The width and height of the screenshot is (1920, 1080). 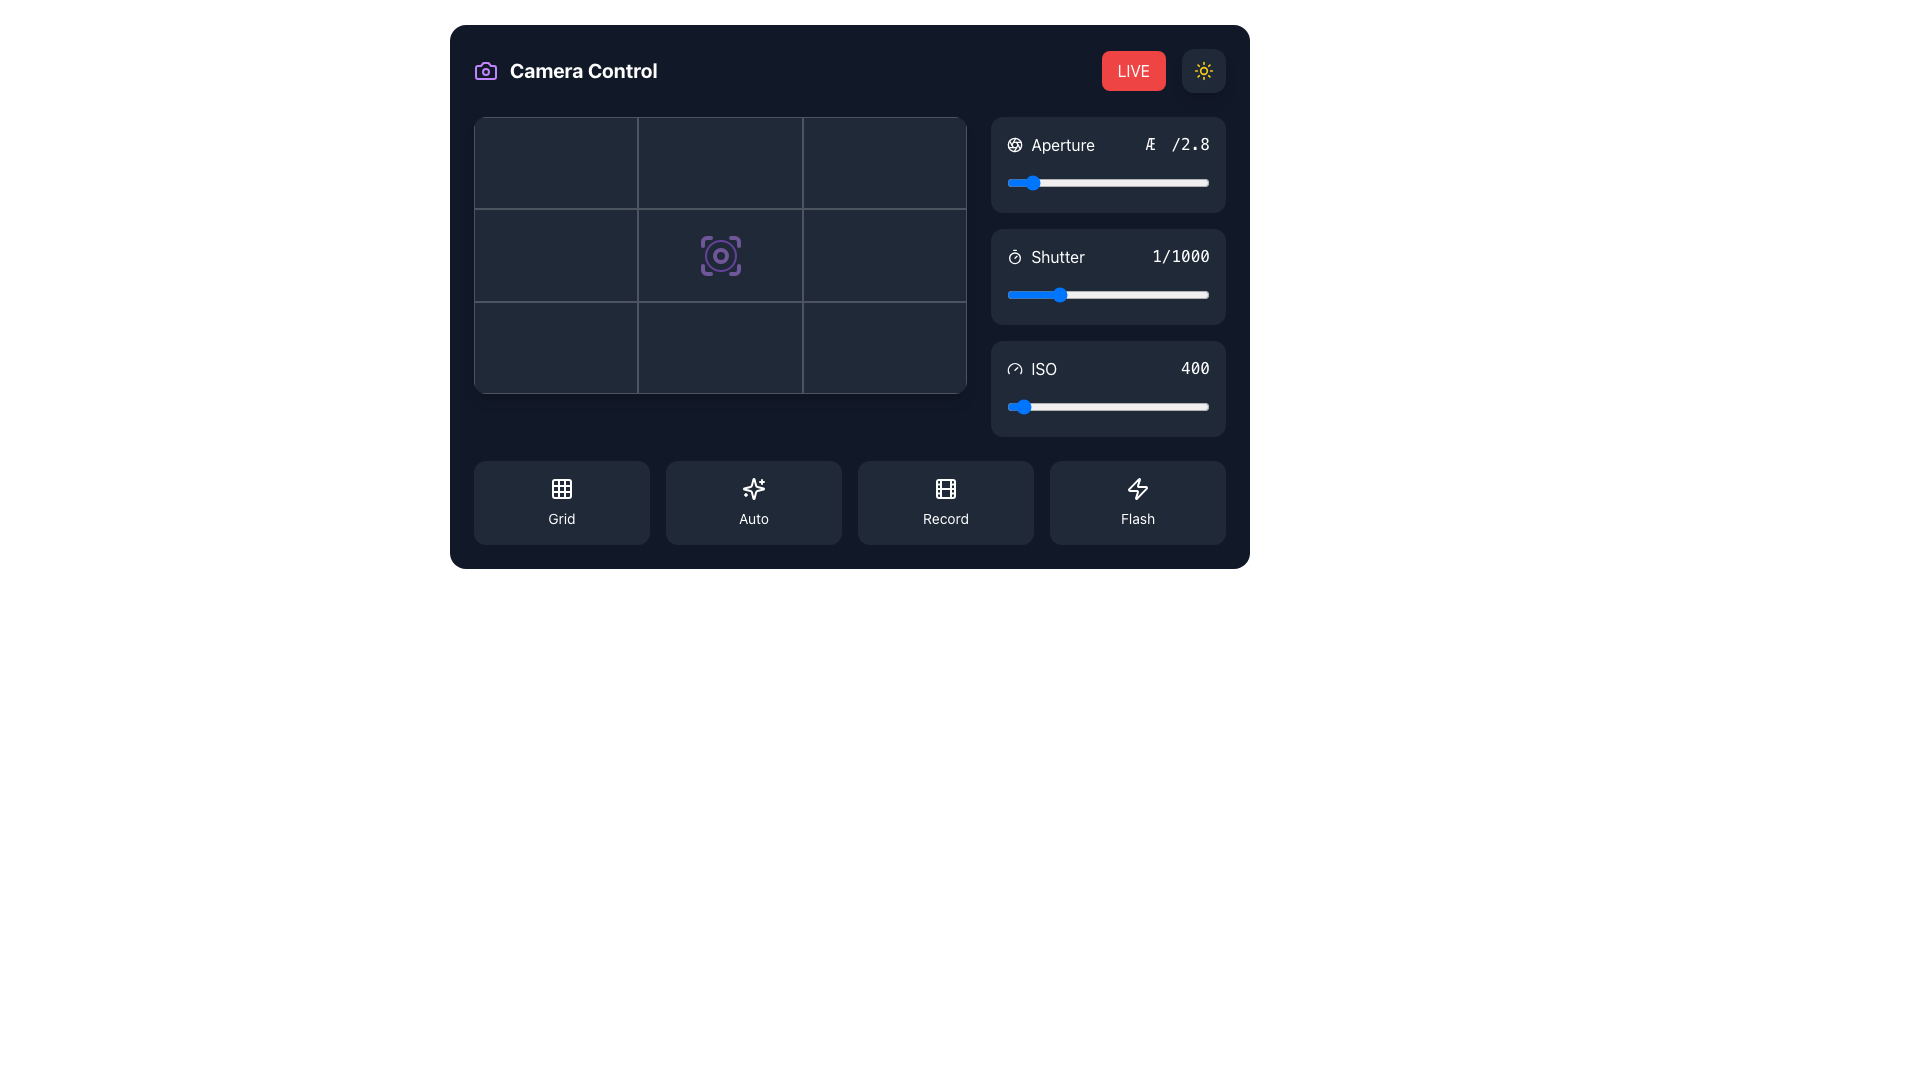 I want to click on the shutter speed value, so click(x=1012, y=294).